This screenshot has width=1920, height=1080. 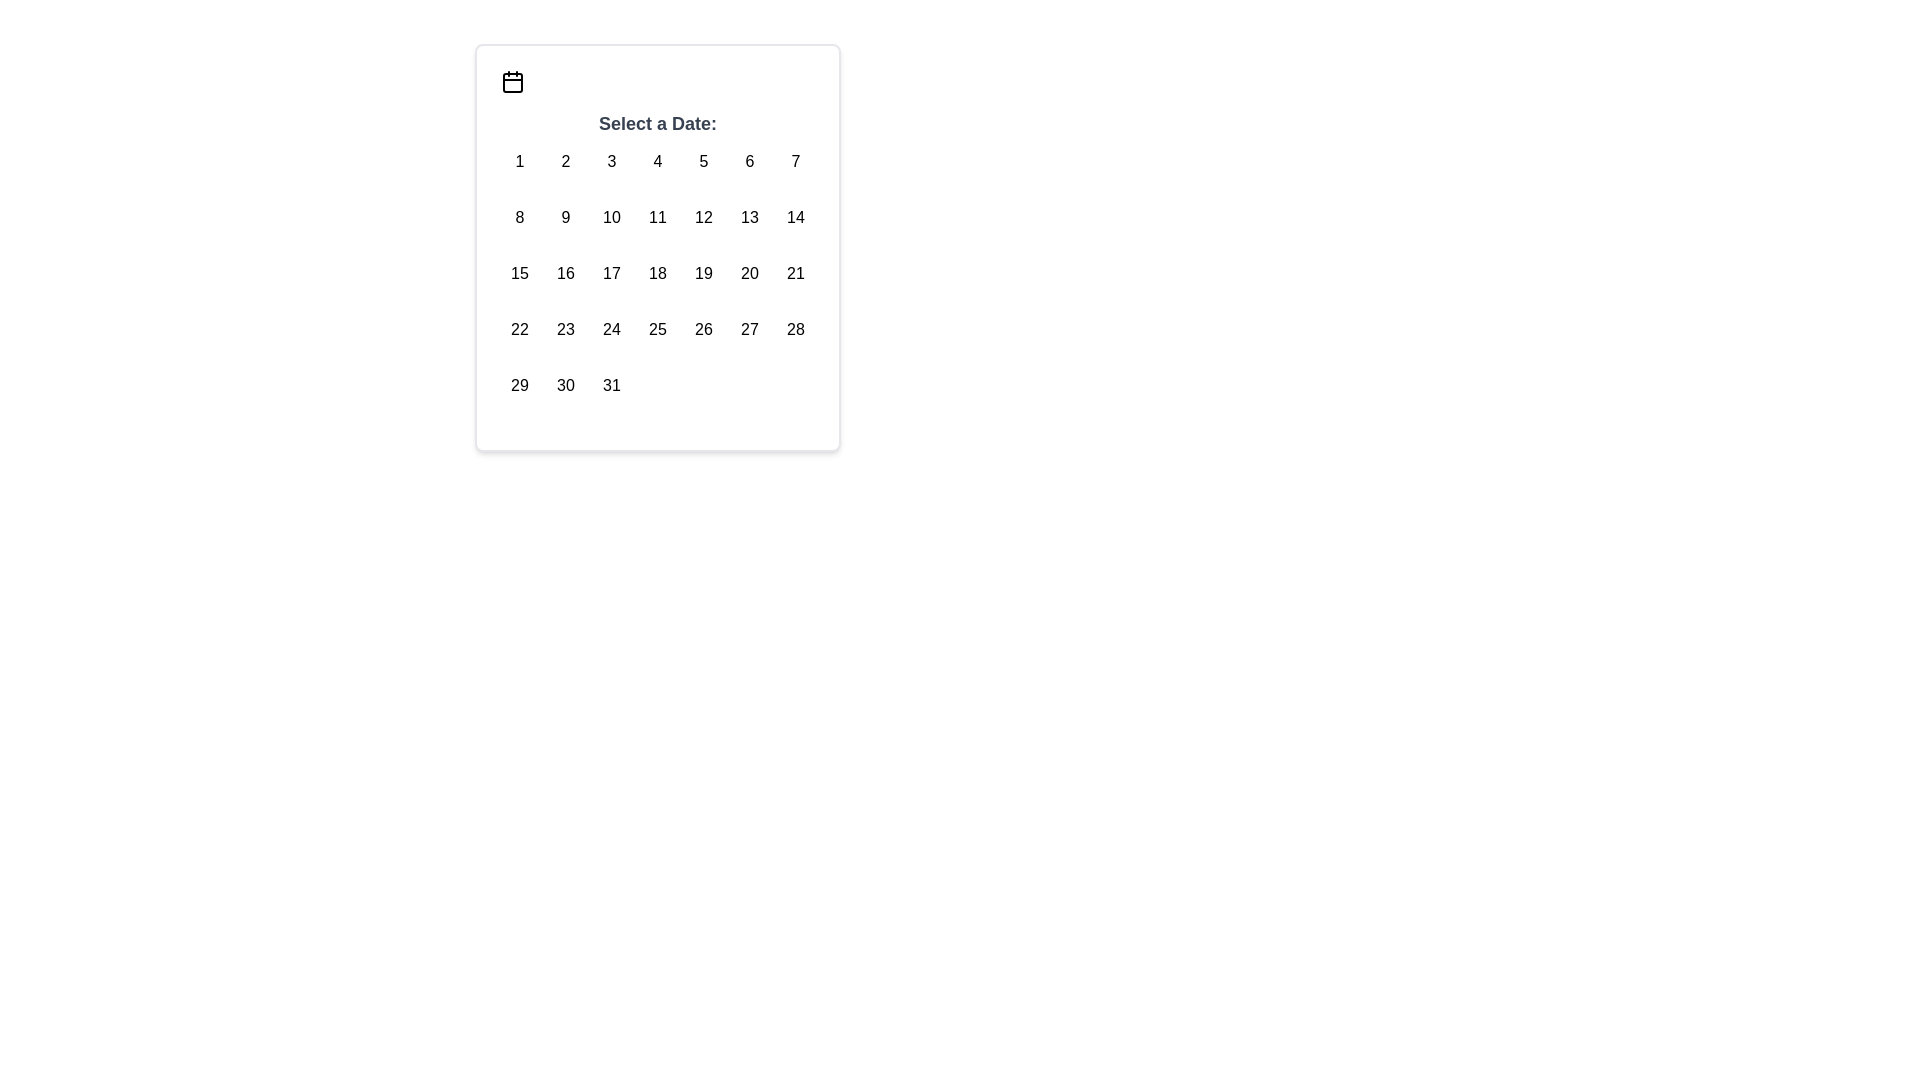 What do you see at coordinates (519, 218) in the screenshot?
I see `the button labeled '8' in the second row of the calendar grid` at bounding box center [519, 218].